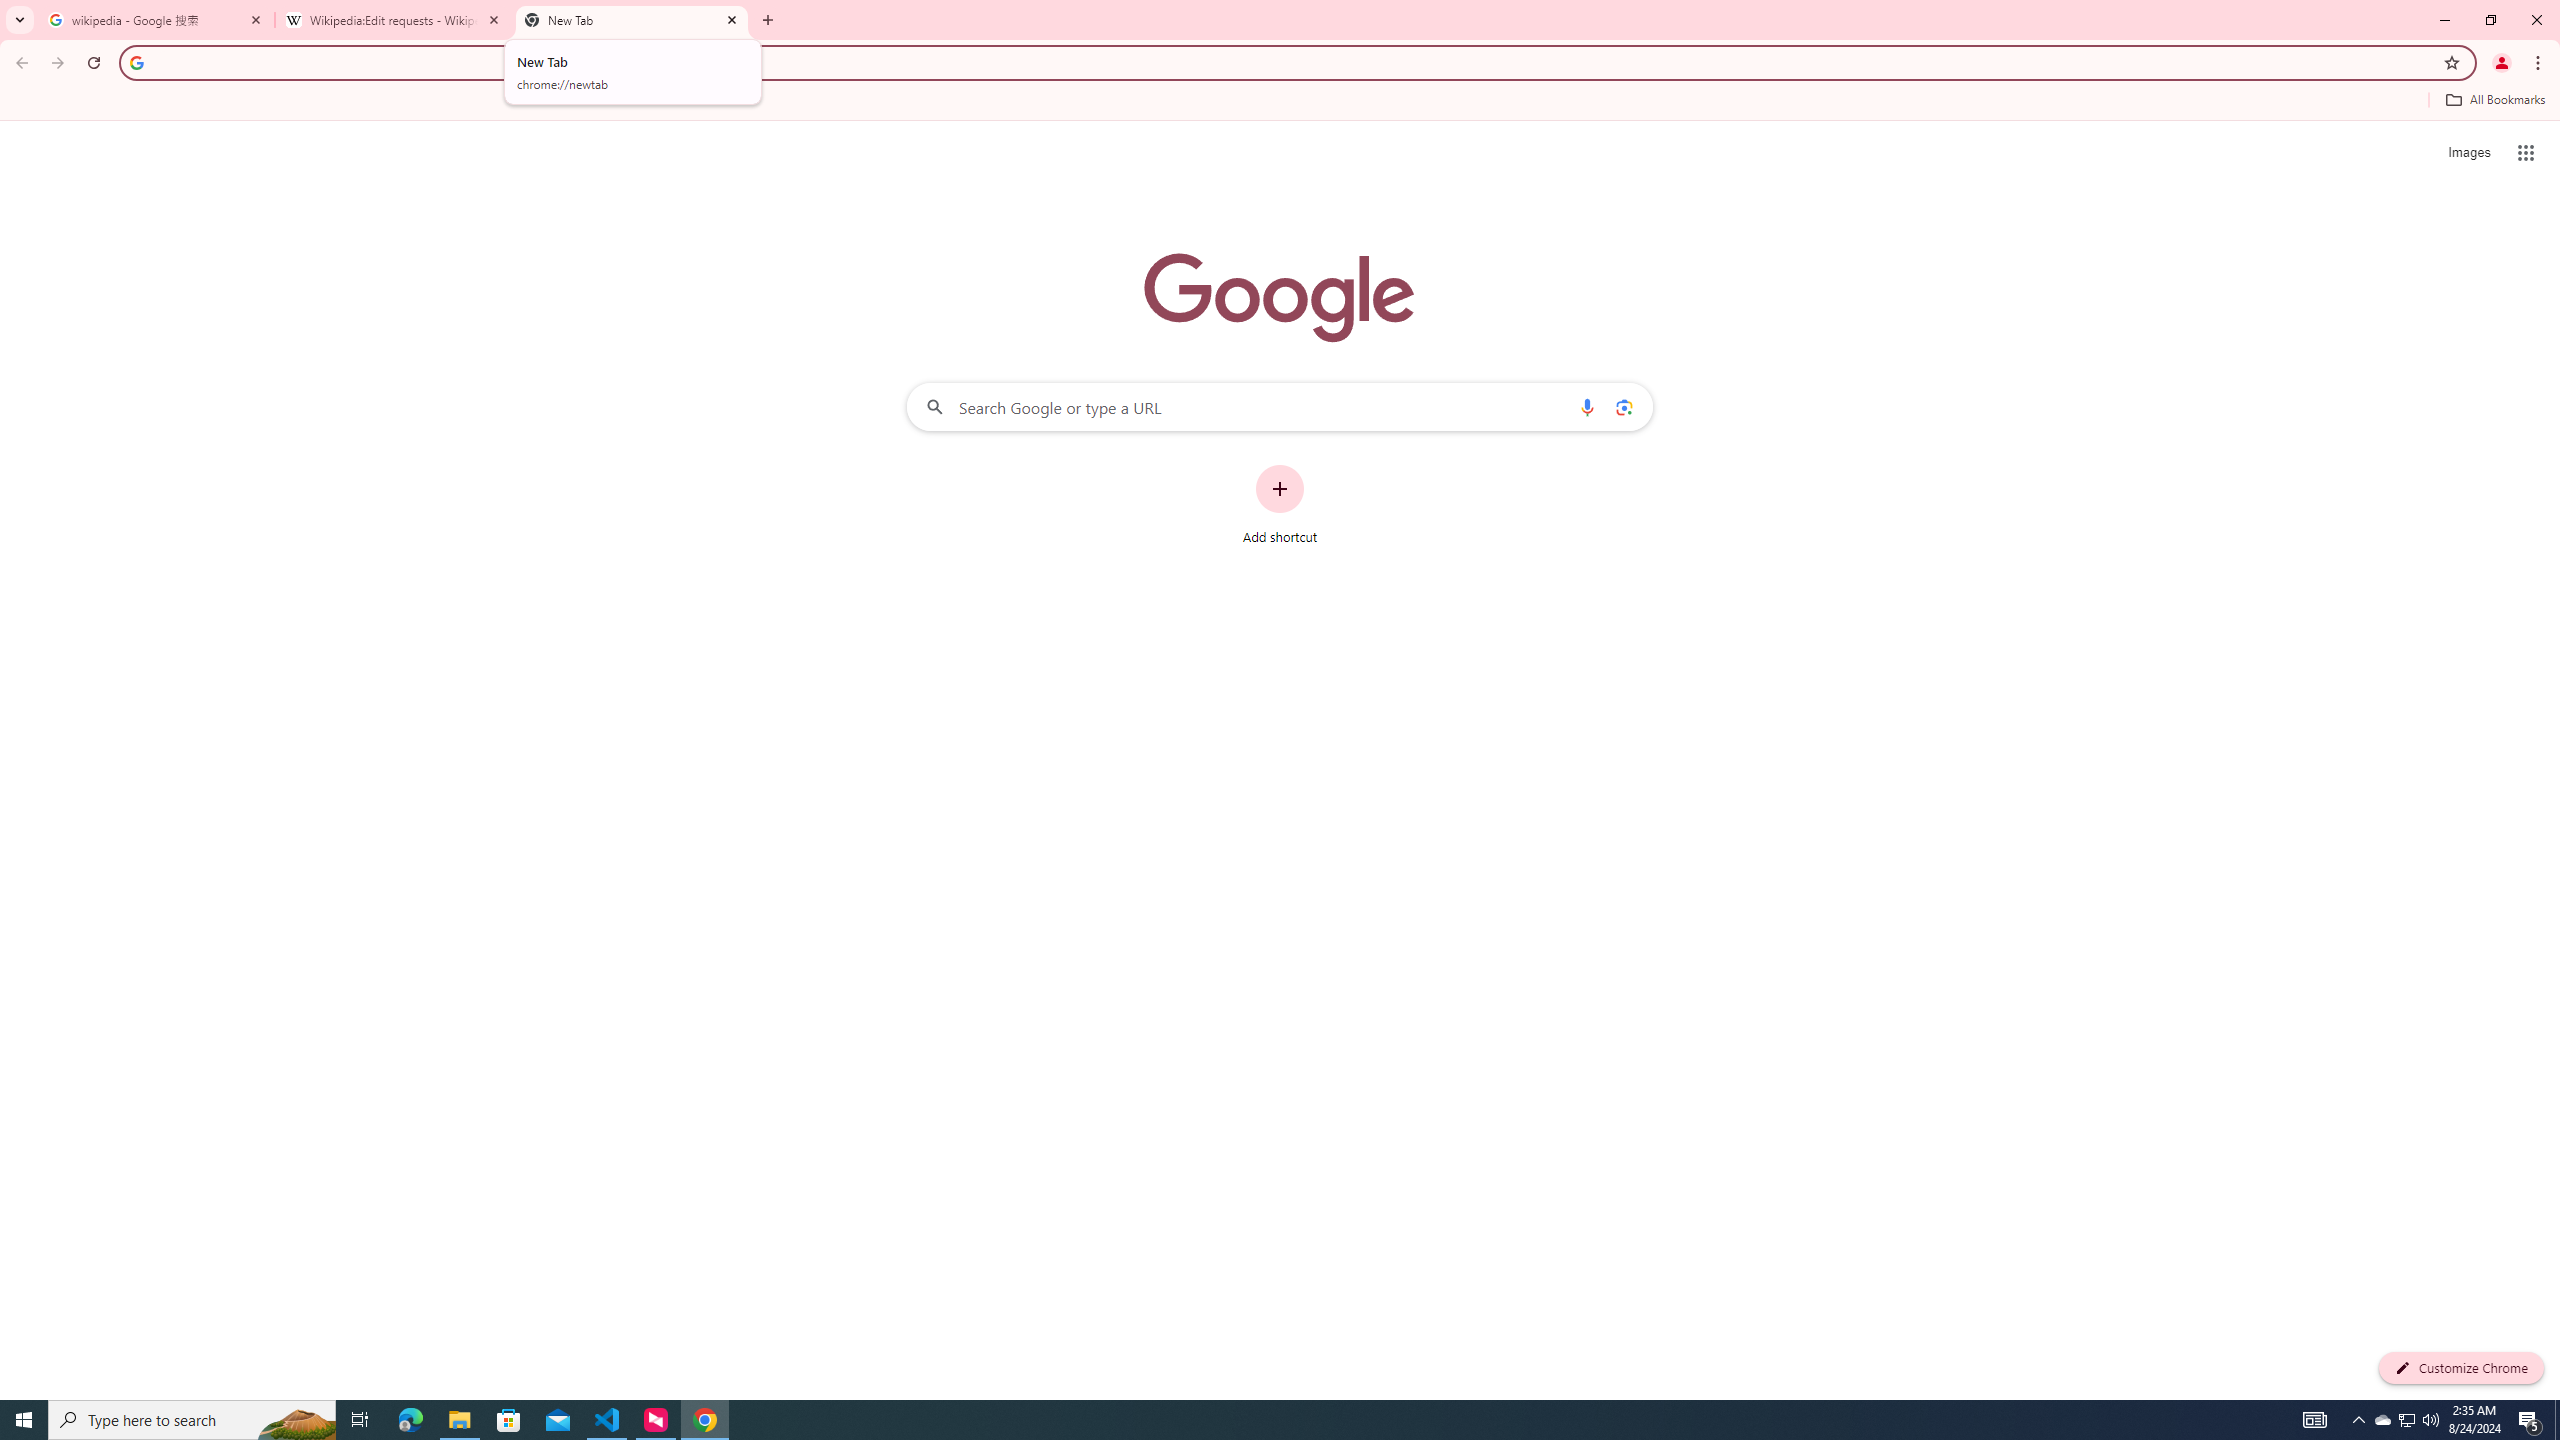 The width and height of the screenshot is (2560, 1440). What do you see at coordinates (2461, 1367) in the screenshot?
I see `'Customize Chrome'` at bounding box center [2461, 1367].